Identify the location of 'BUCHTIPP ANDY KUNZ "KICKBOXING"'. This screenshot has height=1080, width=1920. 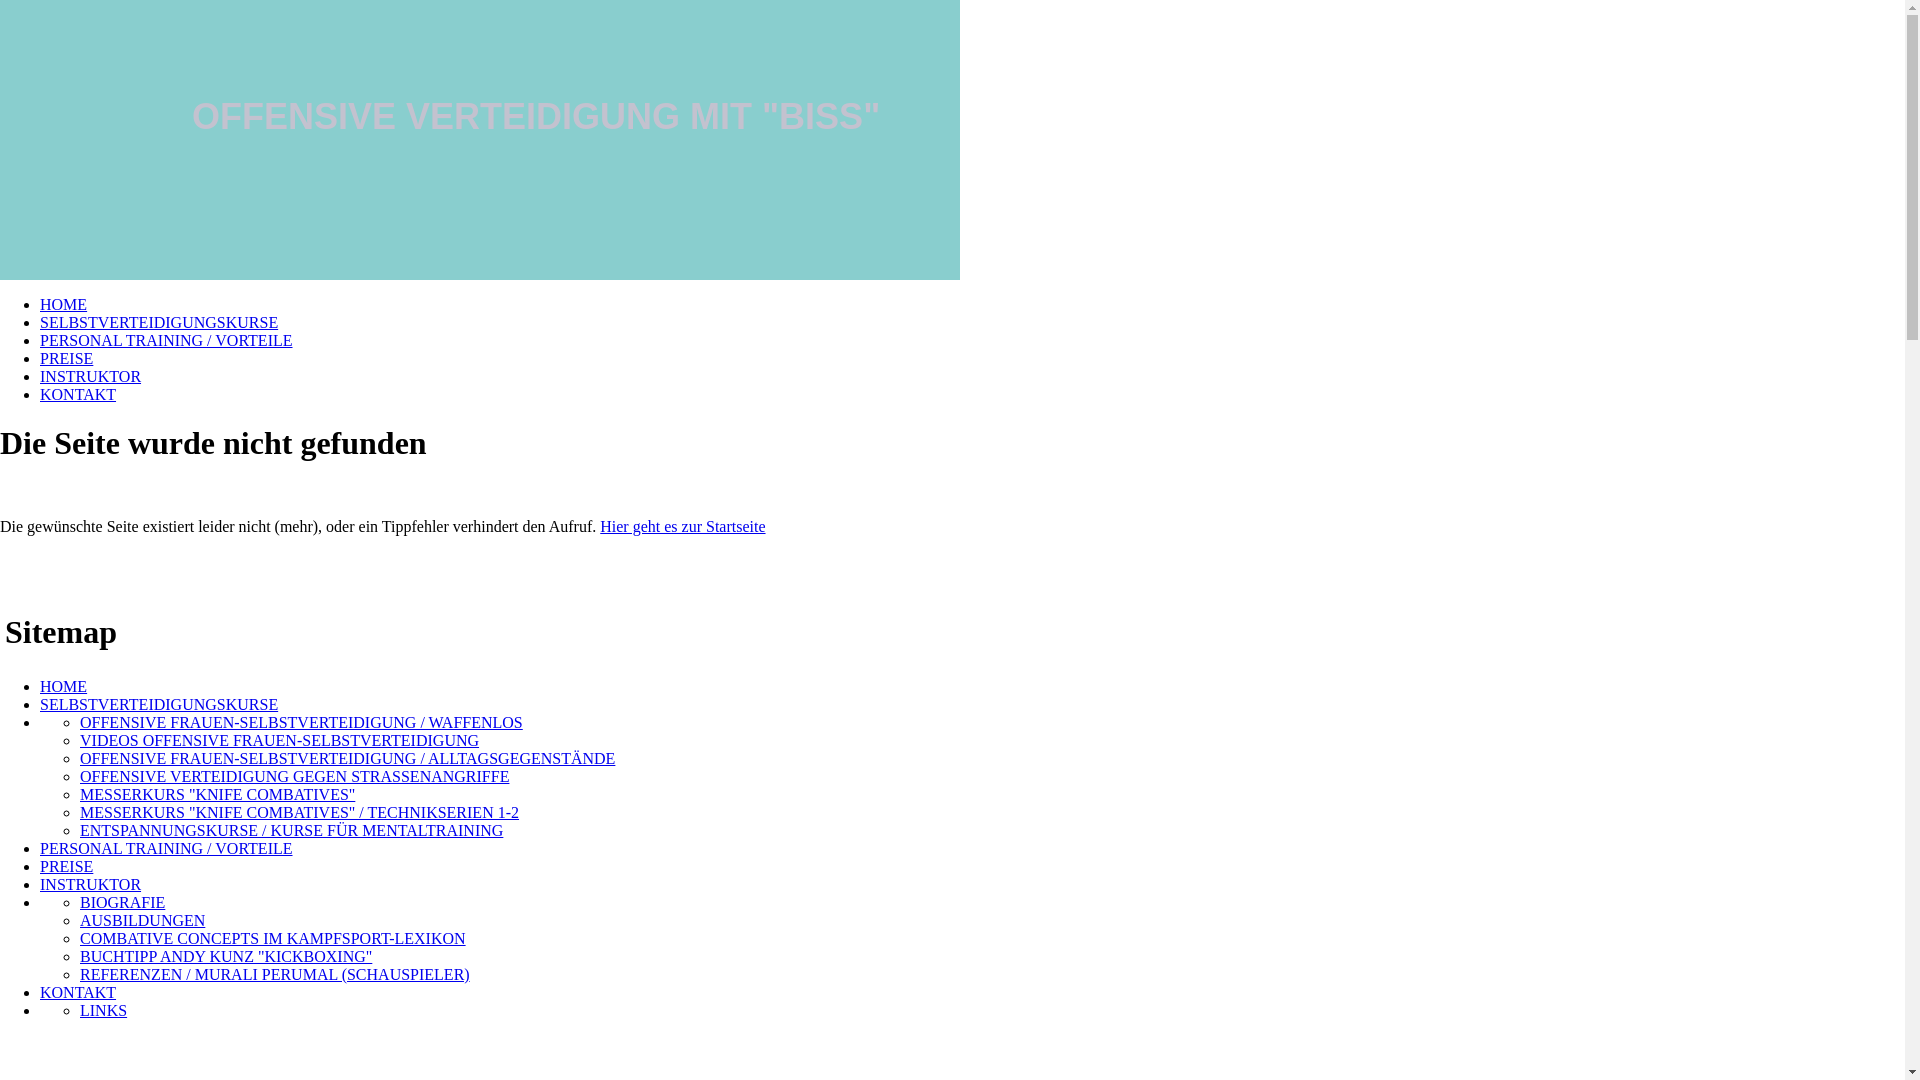
(225, 955).